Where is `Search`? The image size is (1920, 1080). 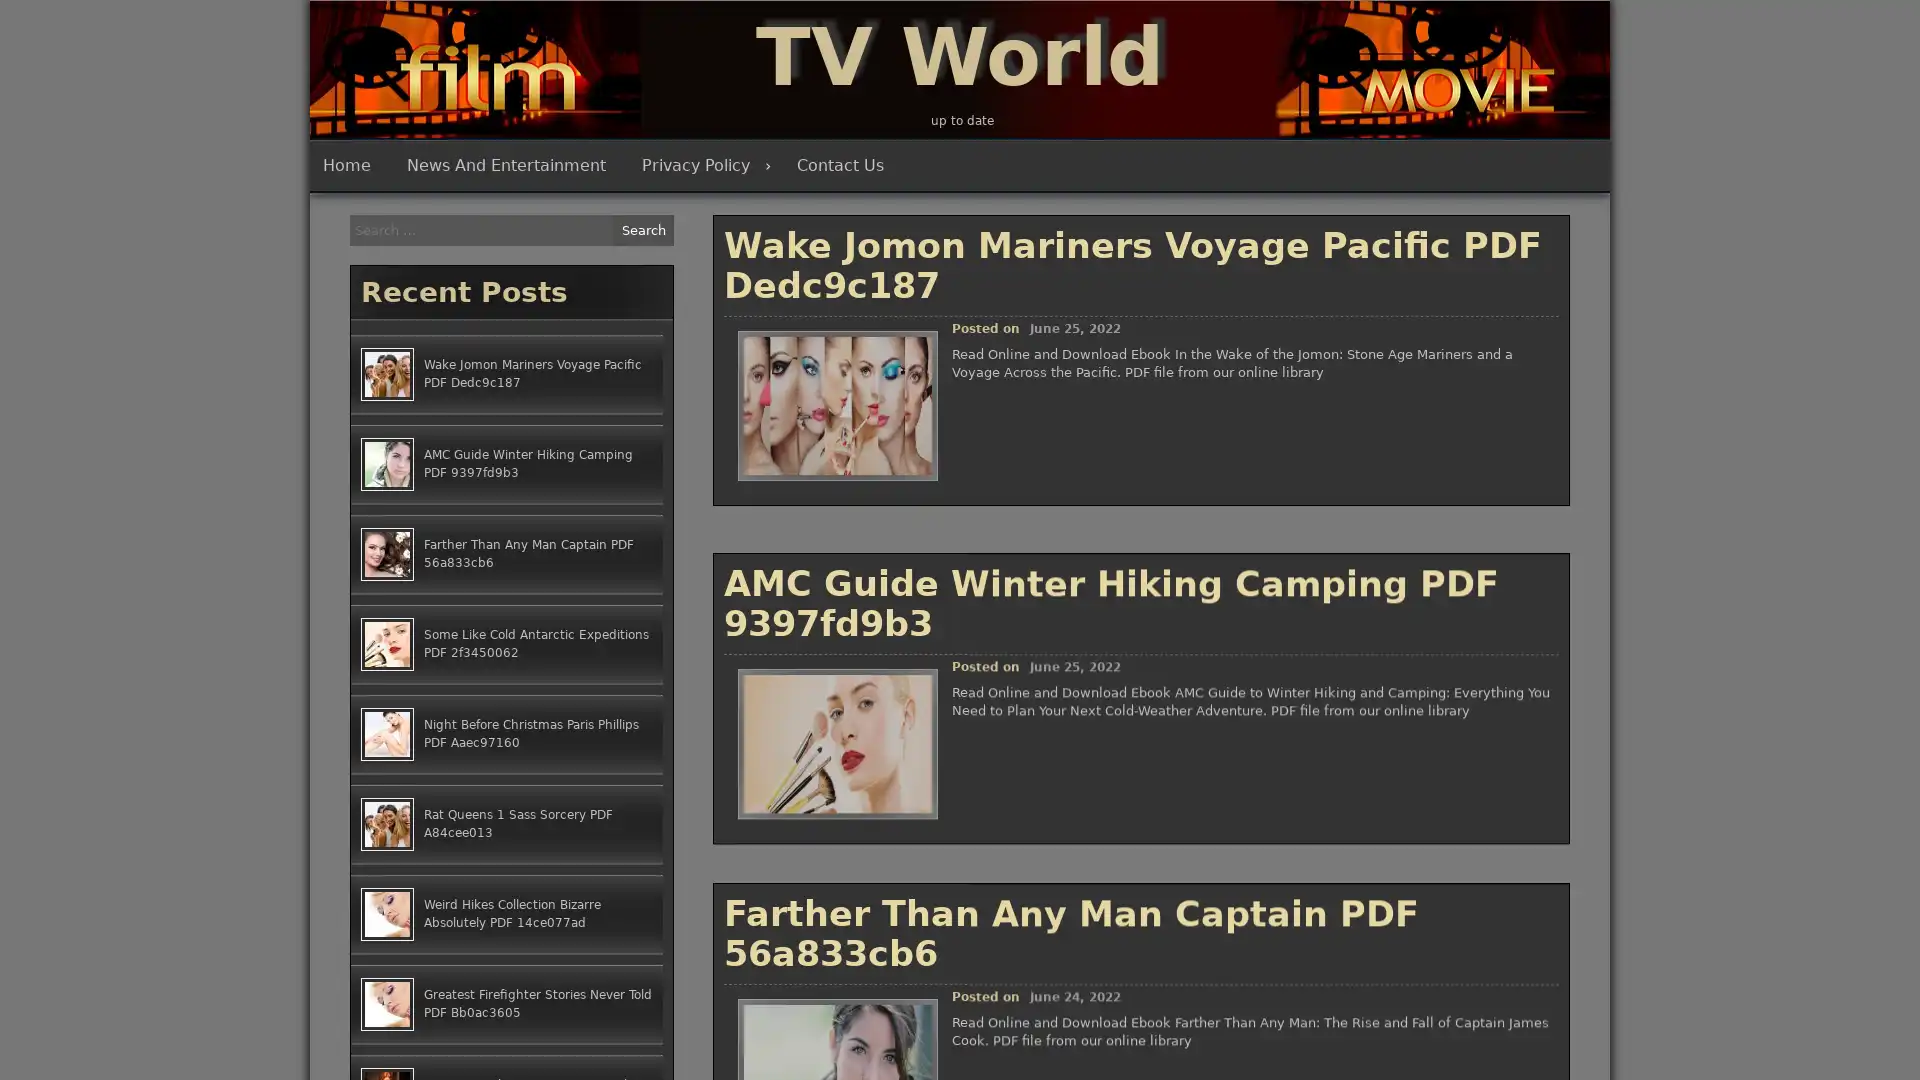
Search is located at coordinates (643, 229).